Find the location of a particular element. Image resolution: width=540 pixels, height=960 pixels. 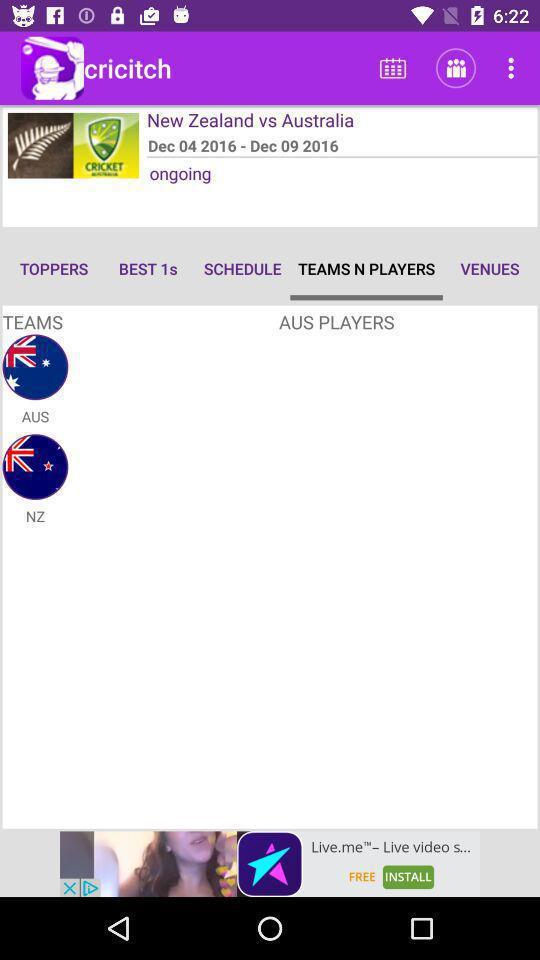

open advertisement is located at coordinates (270, 863).